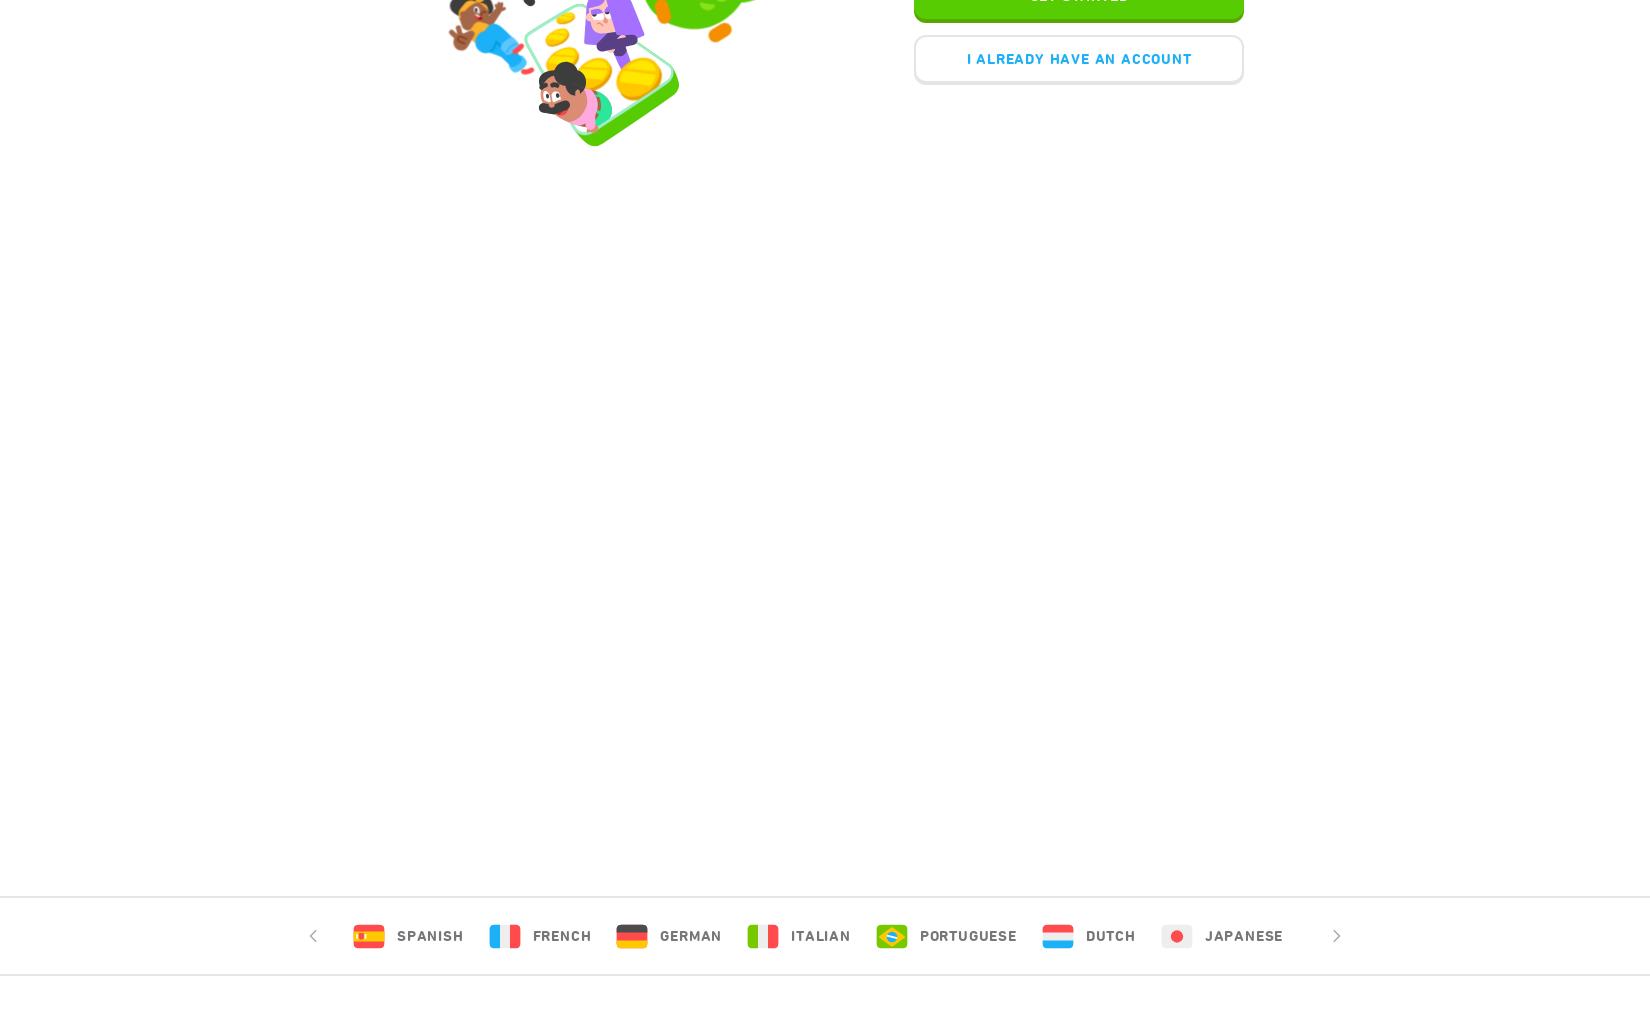 This screenshot has width=1650, height=1024. What do you see at coordinates (967, 935) in the screenshot?
I see `'Portuguese'` at bounding box center [967, 935].